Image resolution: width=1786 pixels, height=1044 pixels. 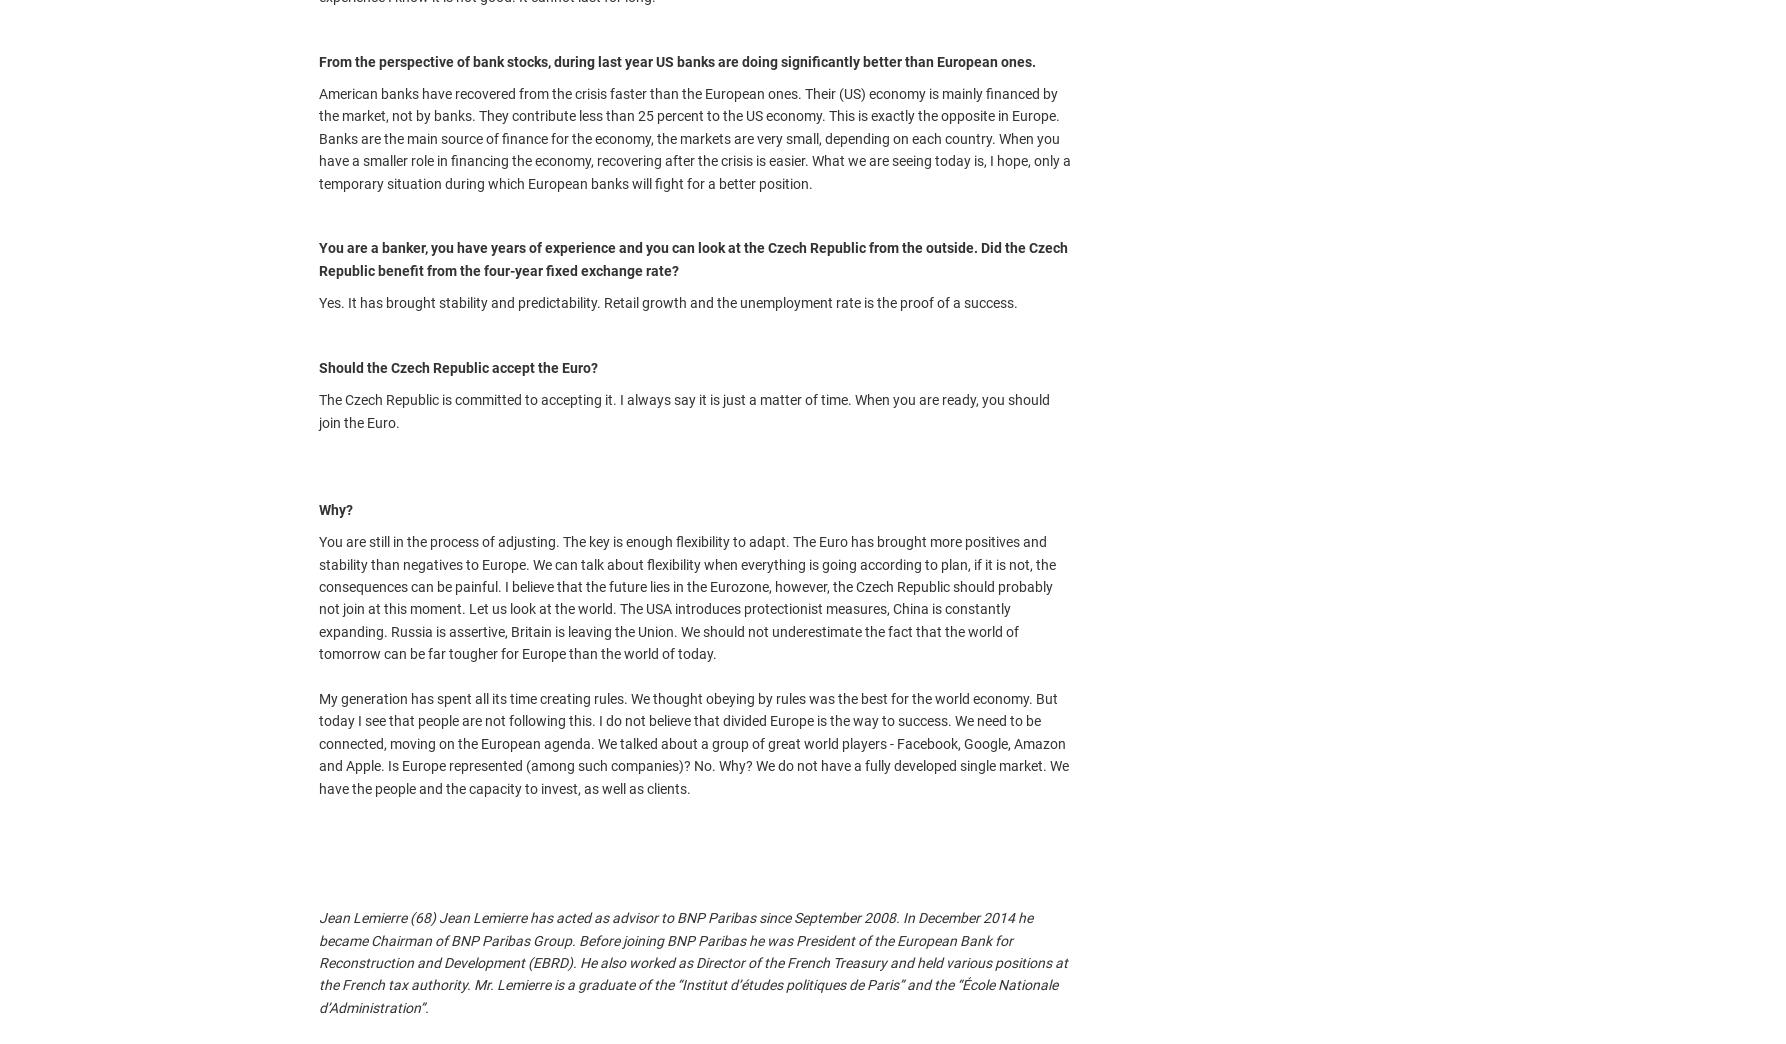 What do you see at coordinates (694, 137) in the screenshot?
I see `'American banks have recovered from the crisis faster than the European ones. Their (US) economy is mainly financed by the market, not by banks. They contribute less than 25 percent to the US economy. This is exactly the opposite in Europe. Banks are the main source of finance for the economy, the markets are very small, depending on each country. When you have a smaller role in financing the economy, recovering after the crisis is easier. What we are seeing today is, I hope, only a temporary situation during which European banks will fight for a better position.'` at bounding box center [694, 137].